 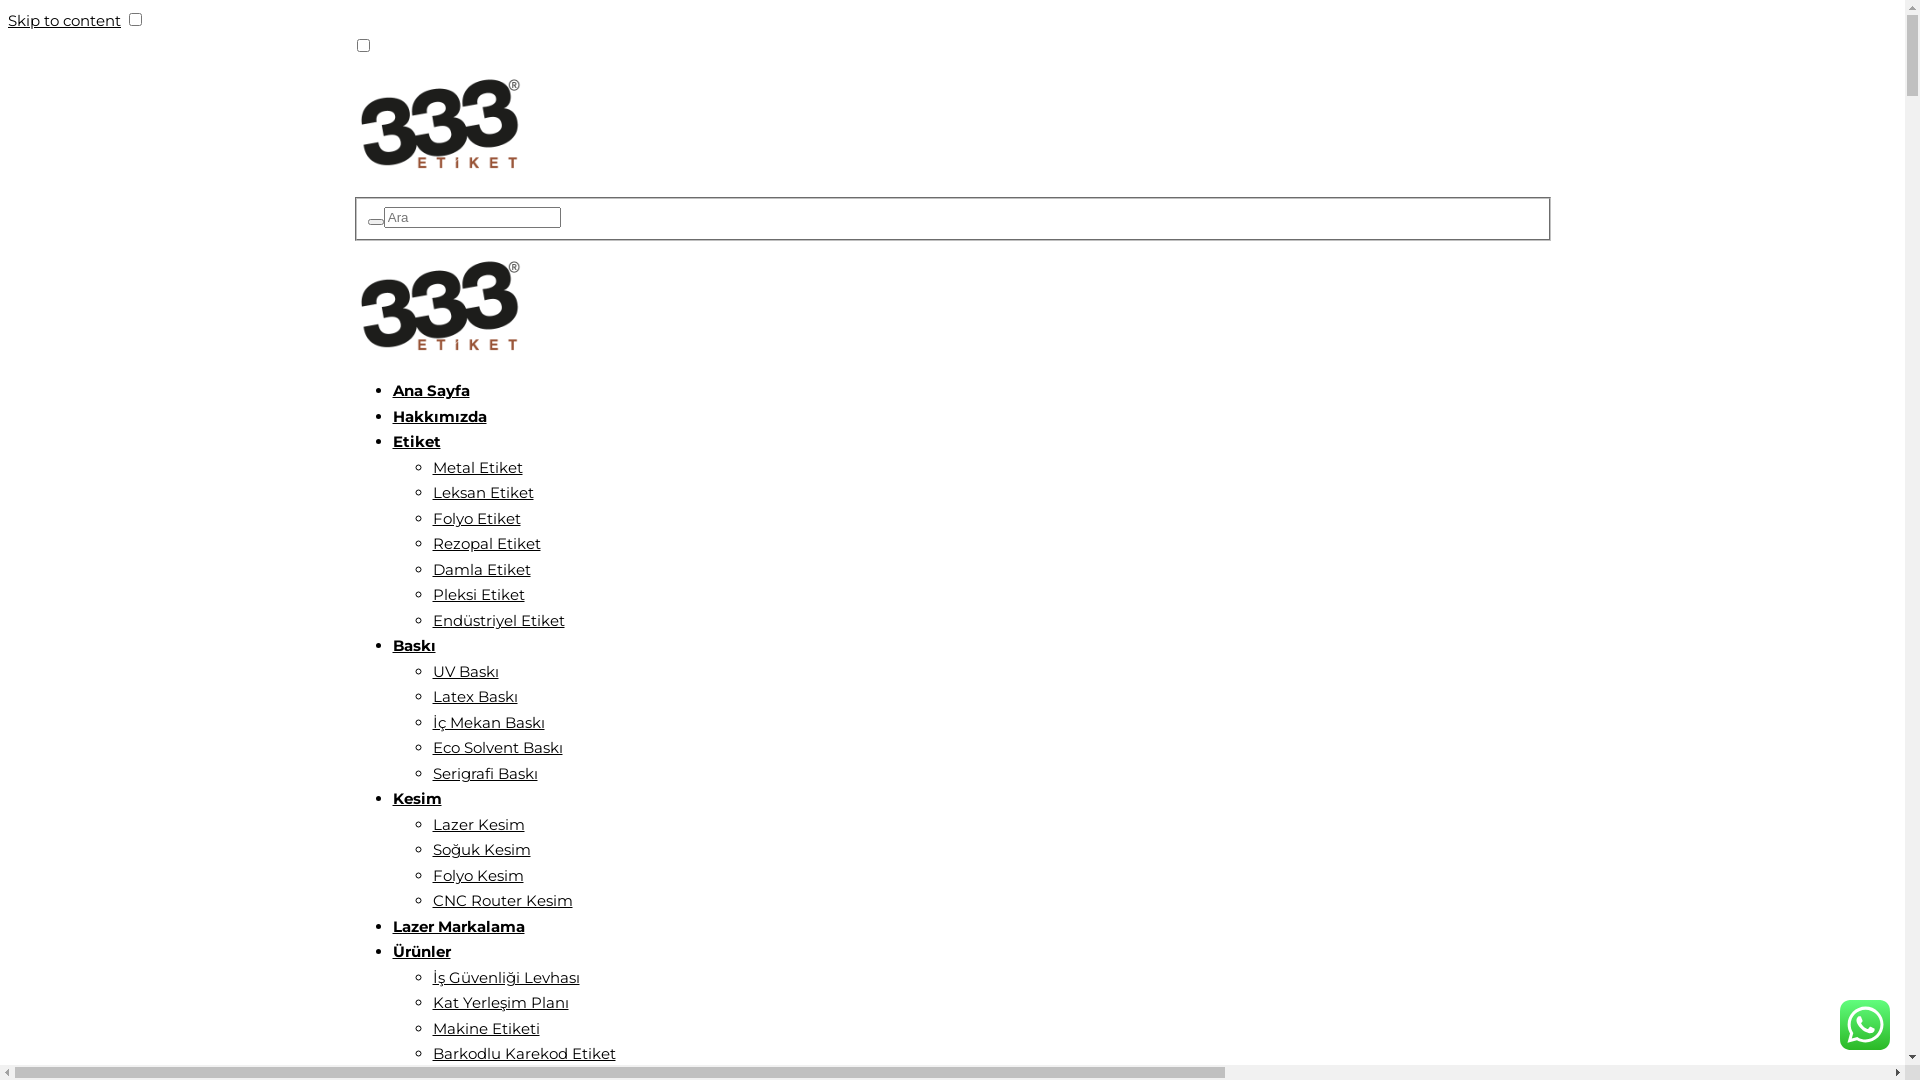 What do you see at coordinates (64, 20) in the screenshot?
I see `'Skip to content'` at bounding box center [64, 20].